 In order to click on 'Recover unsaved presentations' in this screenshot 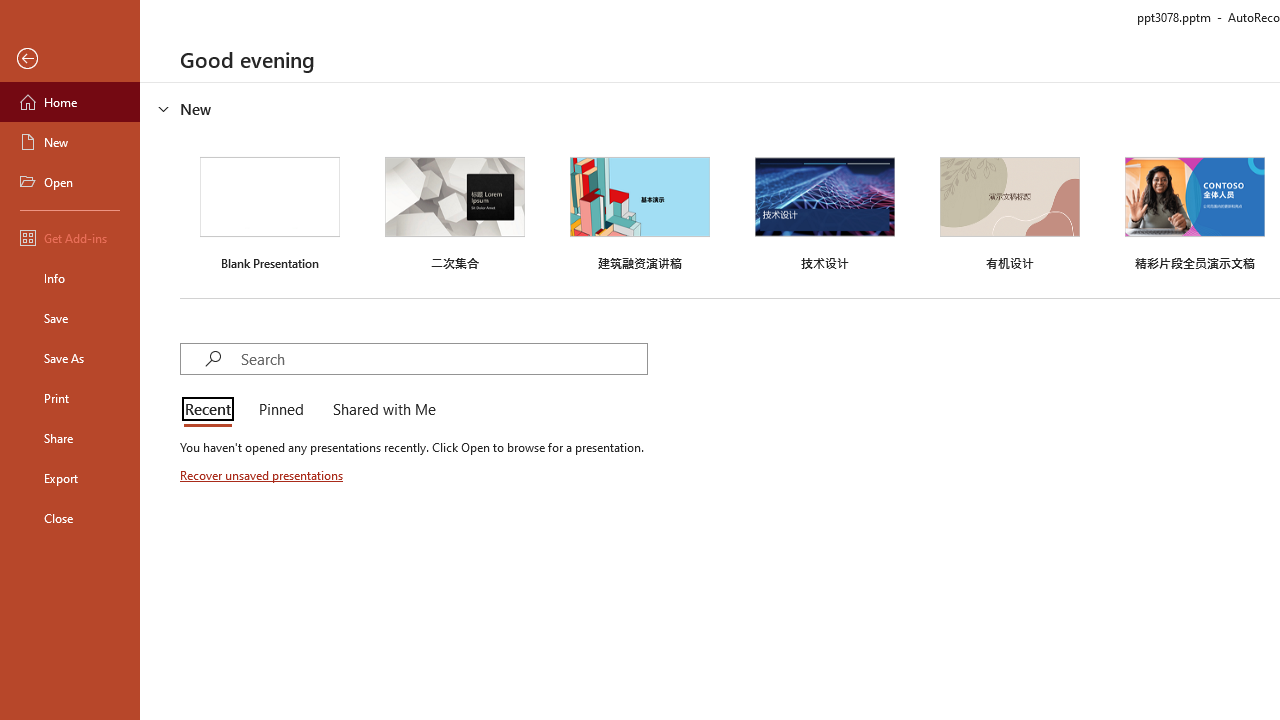, I will do `click(262, 475)`.